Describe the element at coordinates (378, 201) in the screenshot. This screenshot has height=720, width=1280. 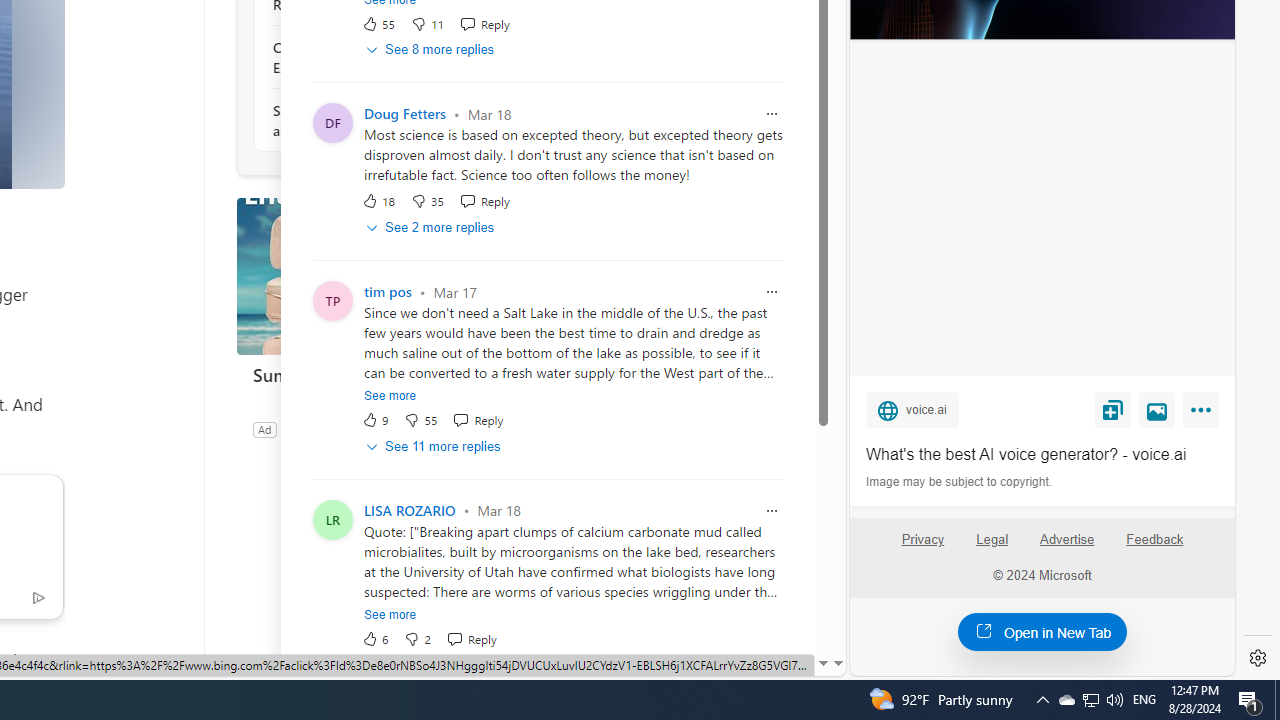
I see `'18 Like'` at that location.